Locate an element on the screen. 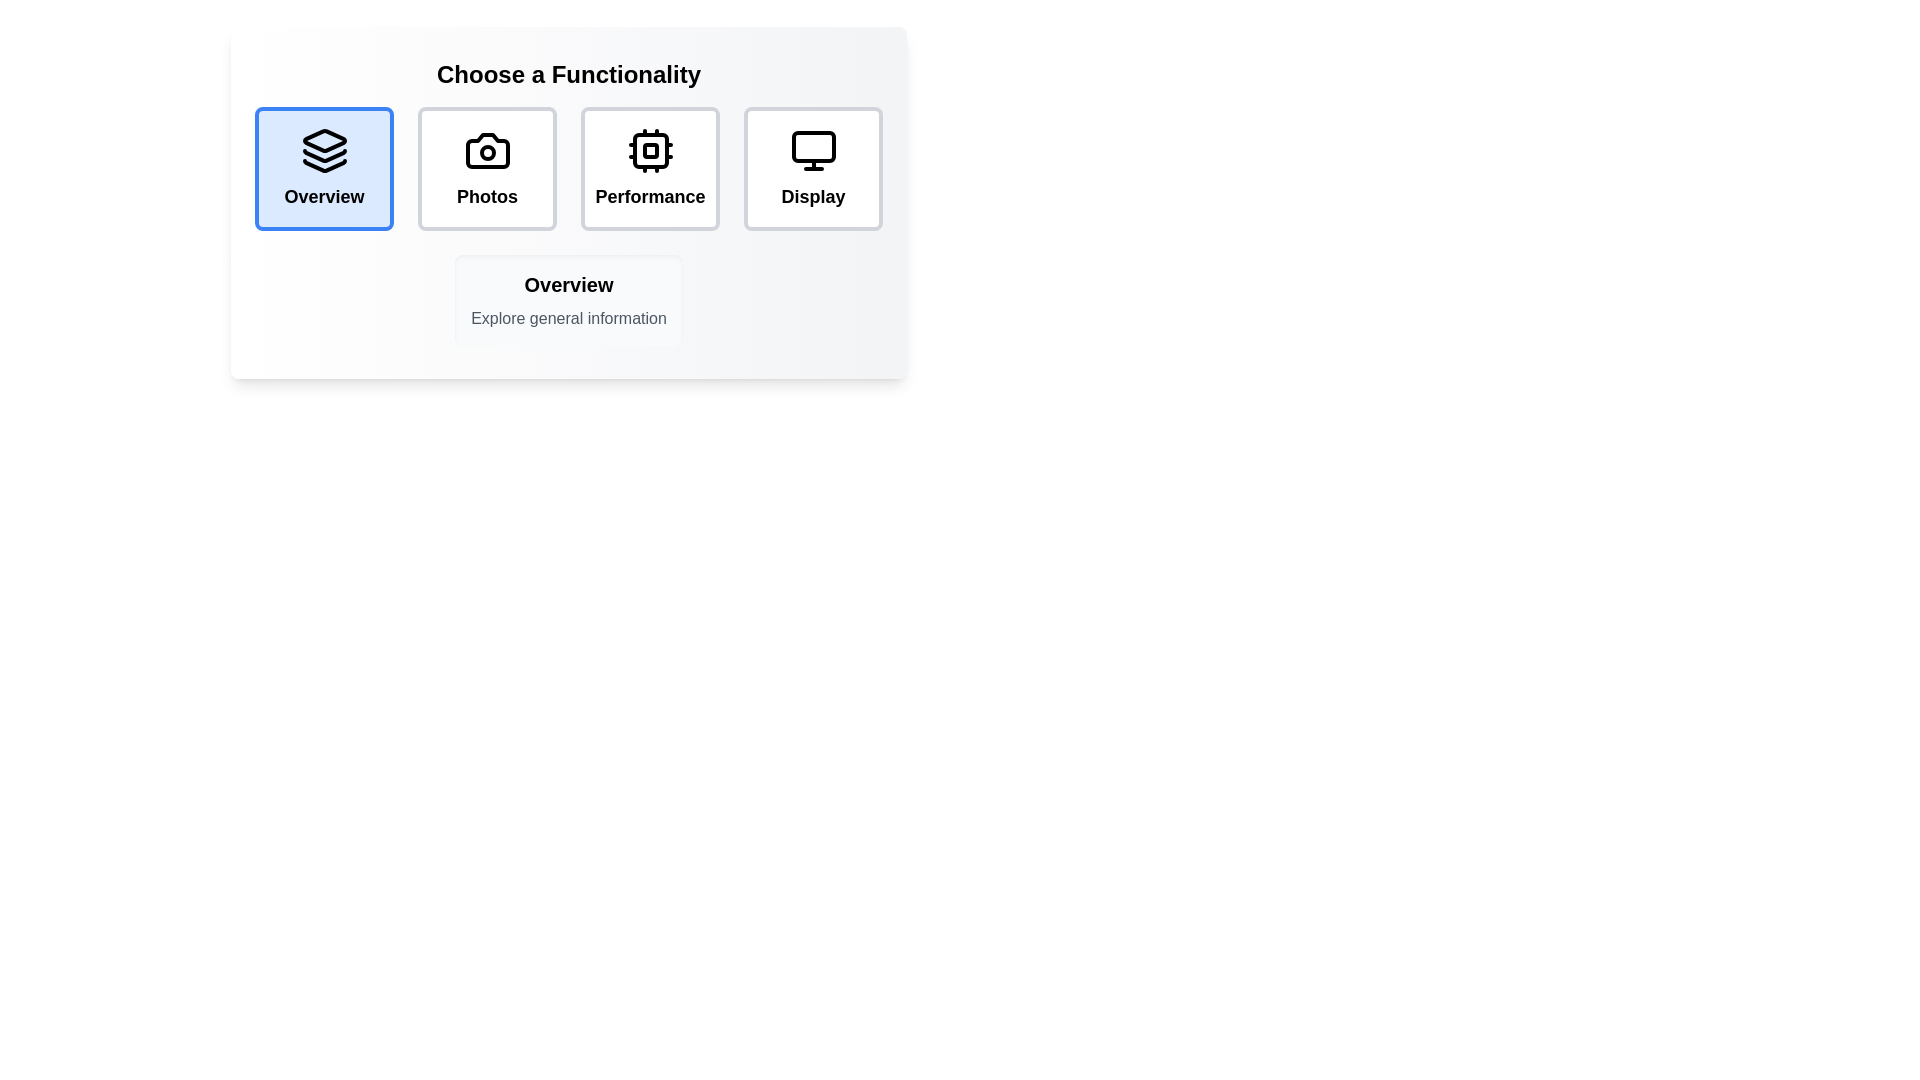 This screenshot has height=1080, width=1920. the 'Display' button located at the far right of the grid layout to observe any interactive effects is located at coordinates (813, 168).